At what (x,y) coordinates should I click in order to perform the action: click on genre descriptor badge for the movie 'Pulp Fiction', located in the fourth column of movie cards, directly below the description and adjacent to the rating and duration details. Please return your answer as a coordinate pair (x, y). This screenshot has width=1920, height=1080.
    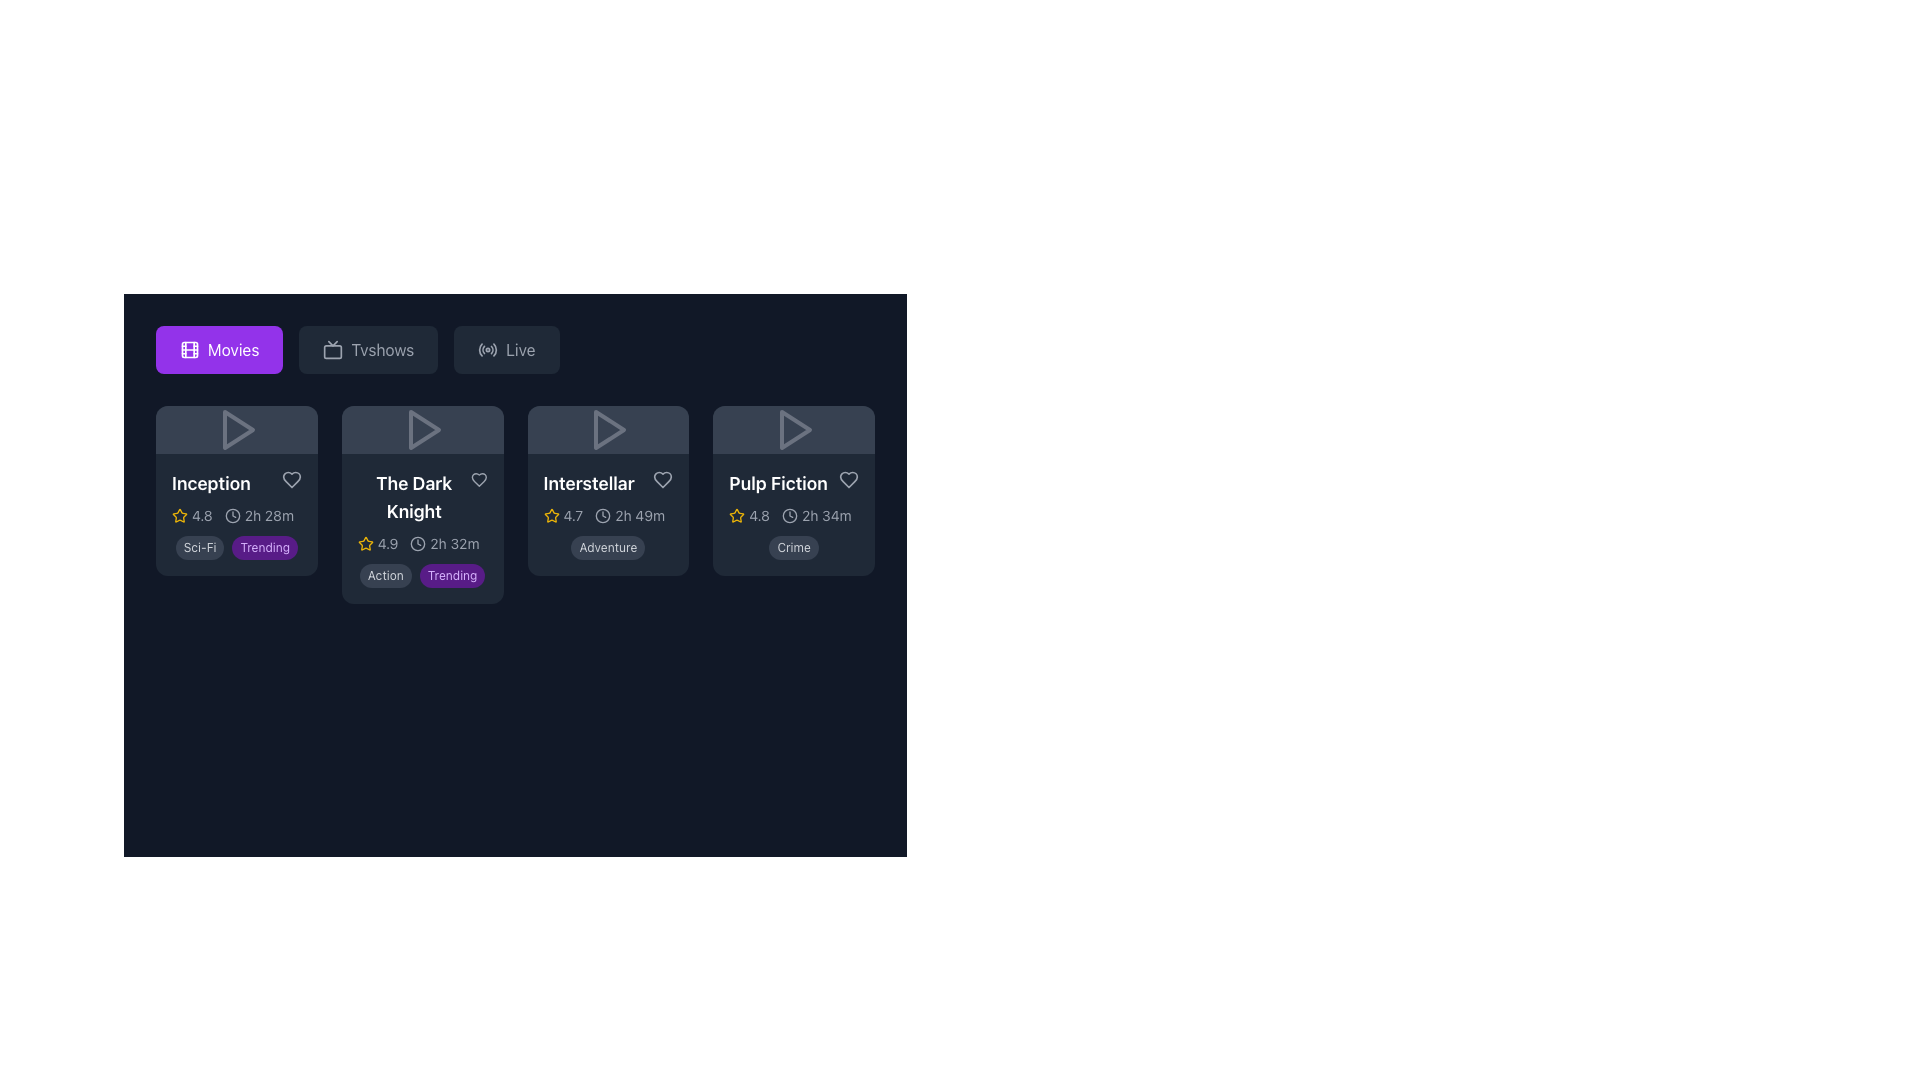
    Looking at the image, I should click on (793, 547).